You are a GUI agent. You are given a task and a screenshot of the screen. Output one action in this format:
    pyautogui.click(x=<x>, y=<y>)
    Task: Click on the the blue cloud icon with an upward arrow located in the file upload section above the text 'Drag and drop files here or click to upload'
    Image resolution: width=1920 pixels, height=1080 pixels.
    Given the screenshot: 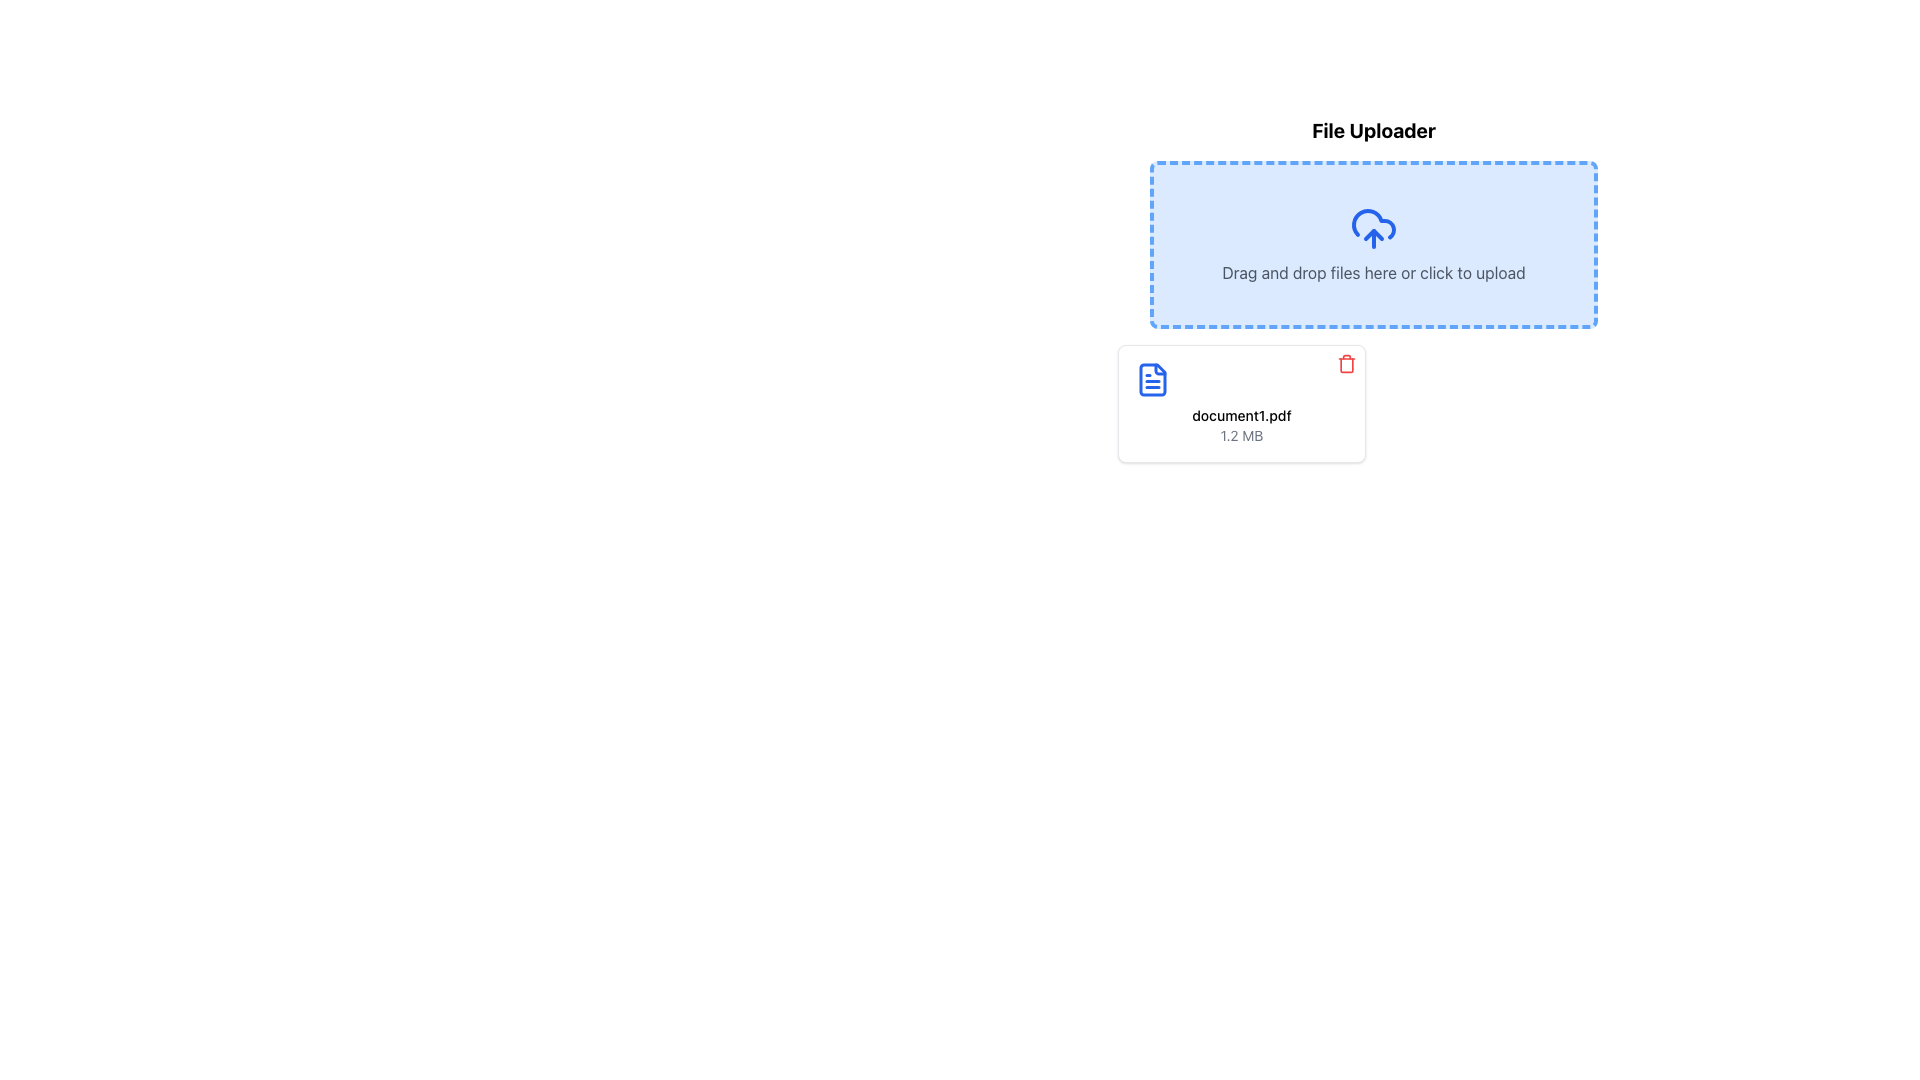 What is the action you would take?
    pyautogui.click(x=1372, y=227)
    